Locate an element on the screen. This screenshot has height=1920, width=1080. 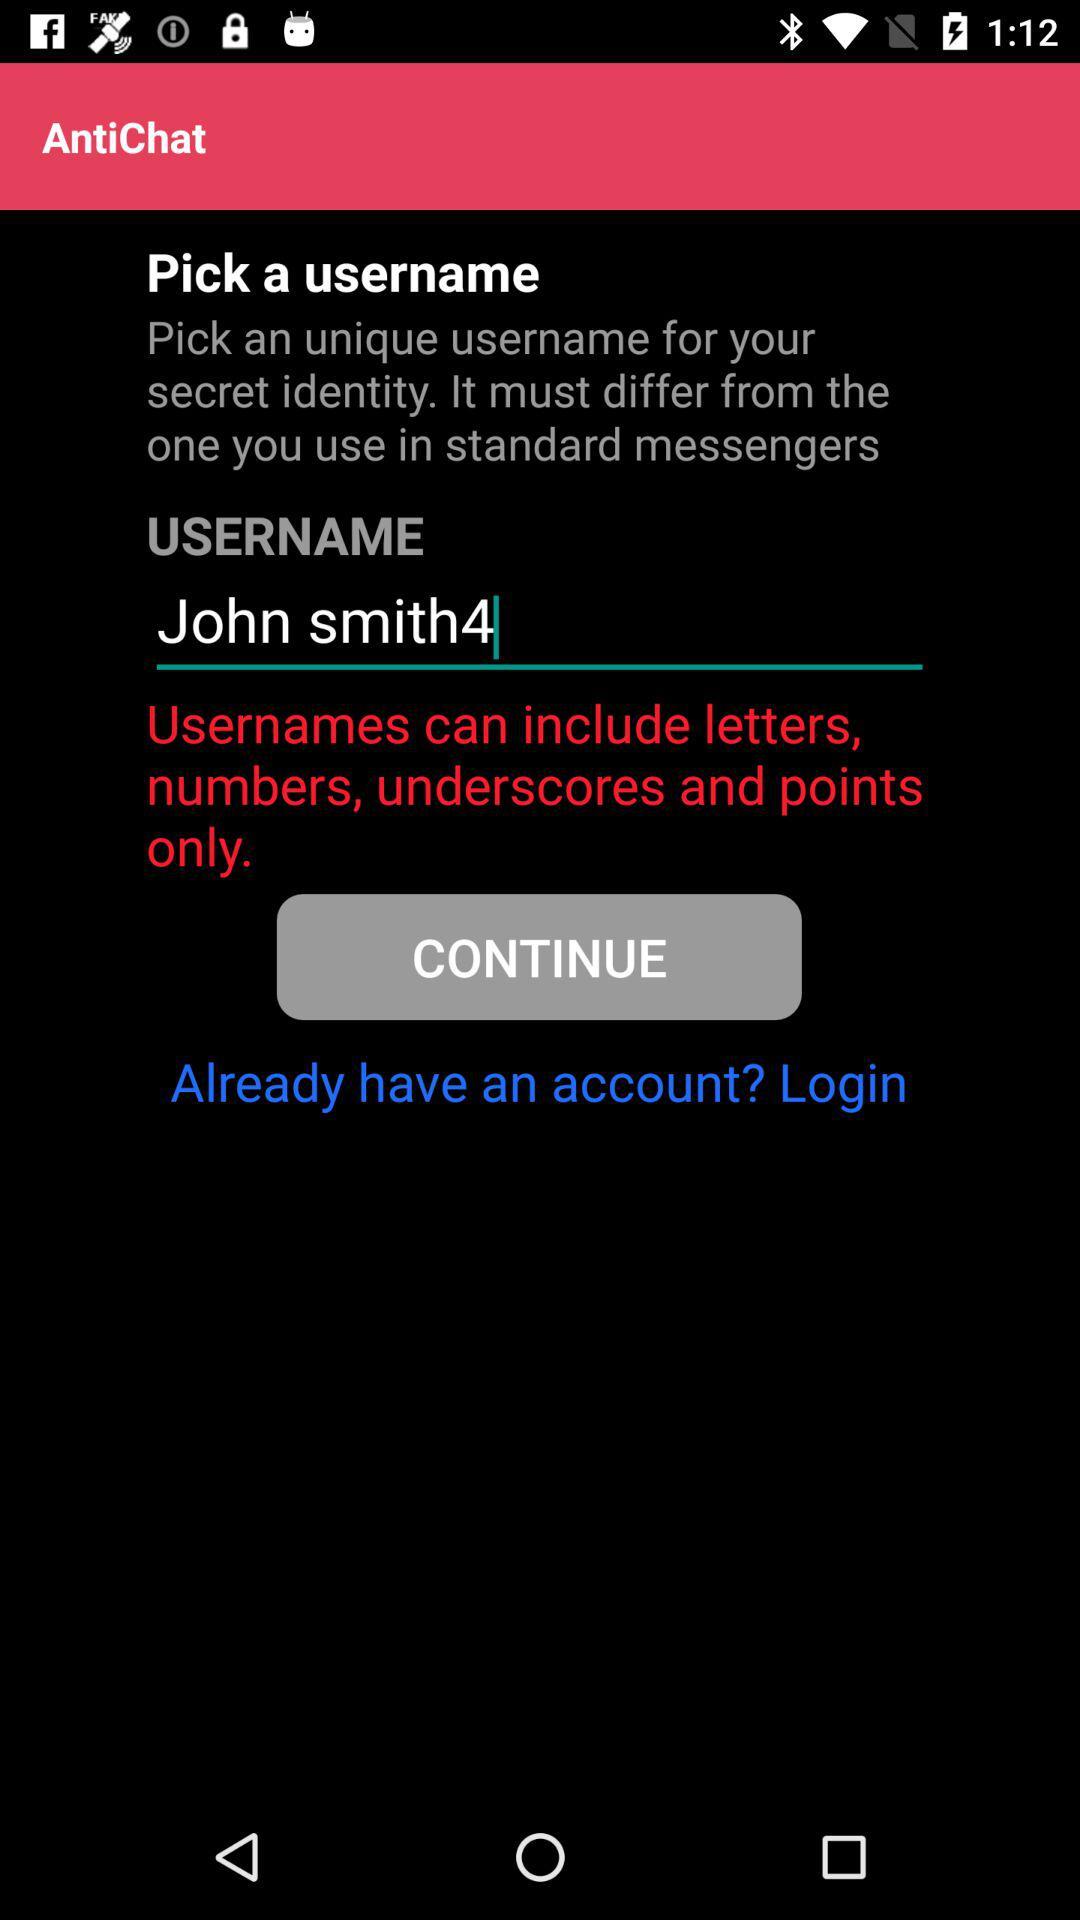
john smith4 is located at coordinates (538, 627).